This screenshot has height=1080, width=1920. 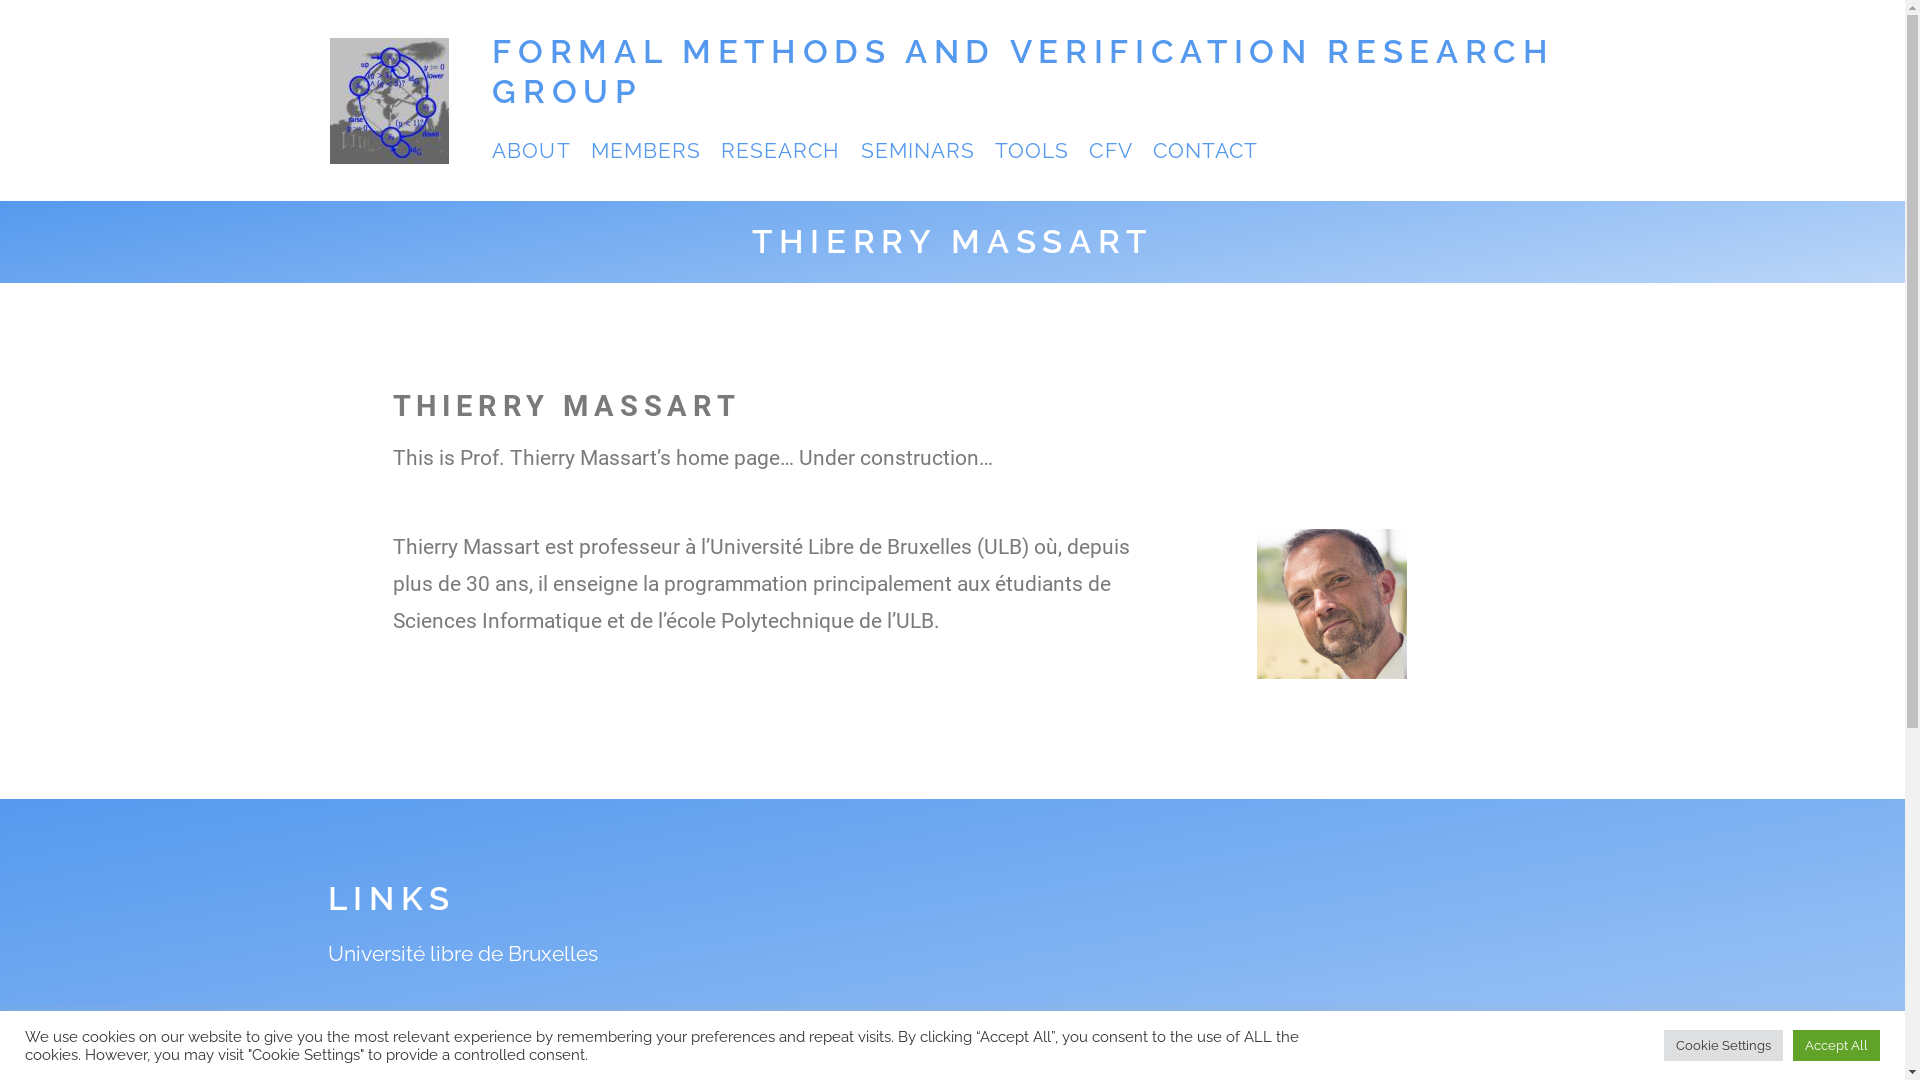 I want to click on 'CONTACT', so click(x=1204, y=149).